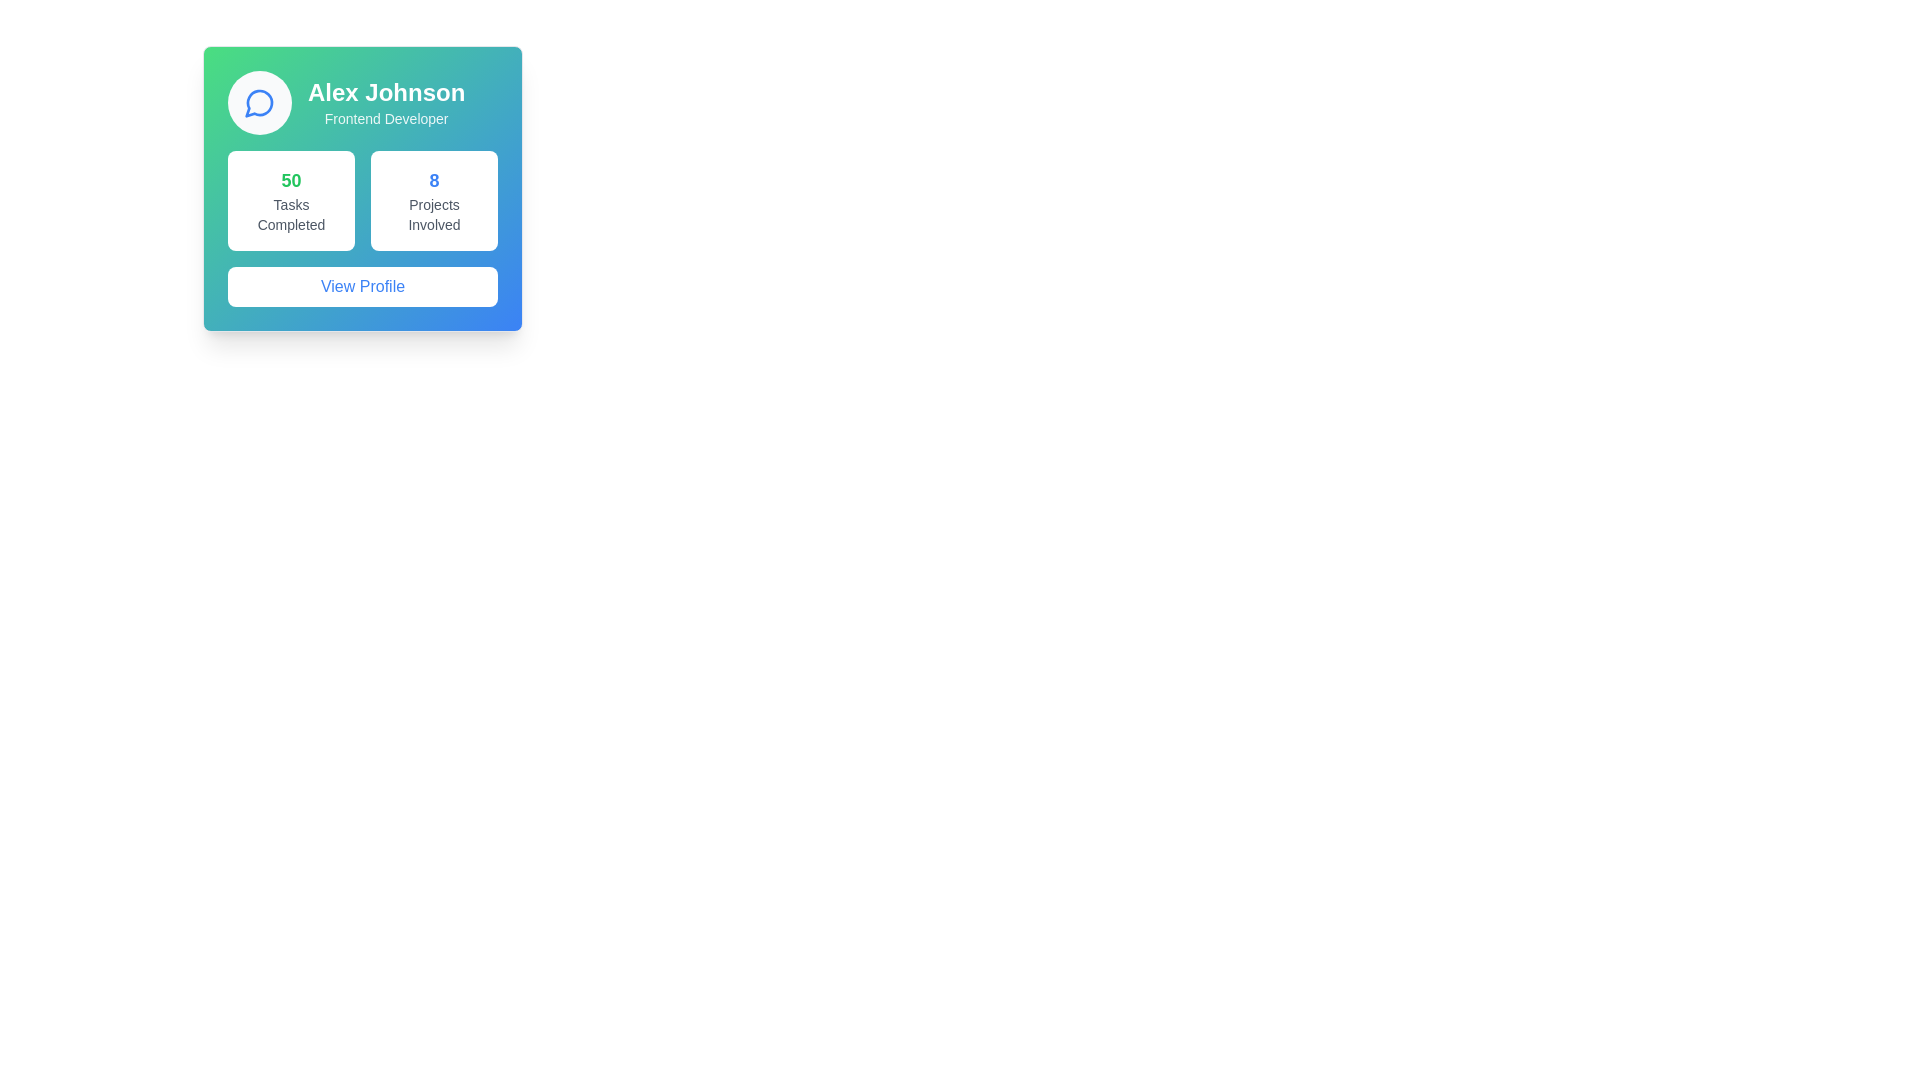 Image resolution: width=1920 pixels, height=1080 pixels. Describe the element at coordinates (386, 119) in the screenshot. I see `the text label that displays the job title or role associated with the user 'Alex Johnson', located within the user profile card, positioned below the user's name` at that location.